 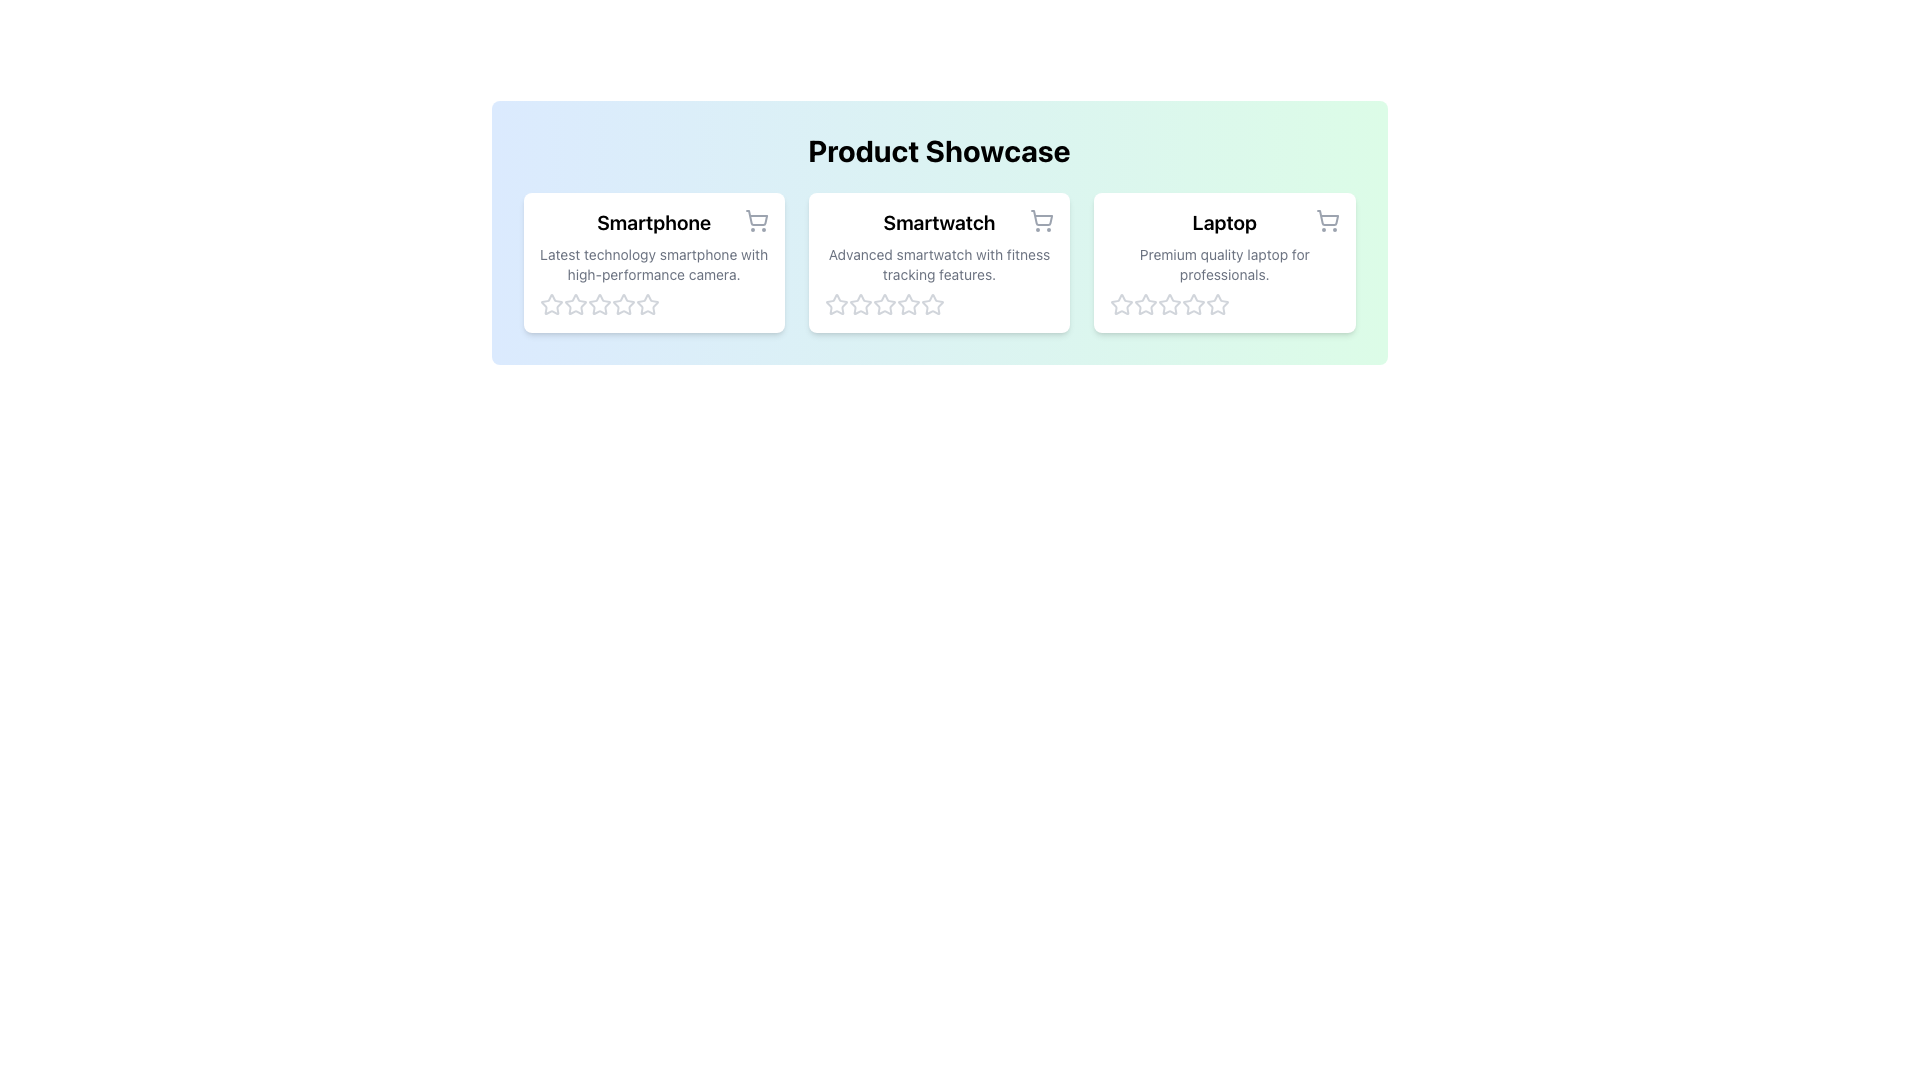 What do you see at coordinates (647, 304) in the screenshot?
I see `the fourth star icon in the star rating system under the 'Smartphone' product description` at bounding box center [647, 304].